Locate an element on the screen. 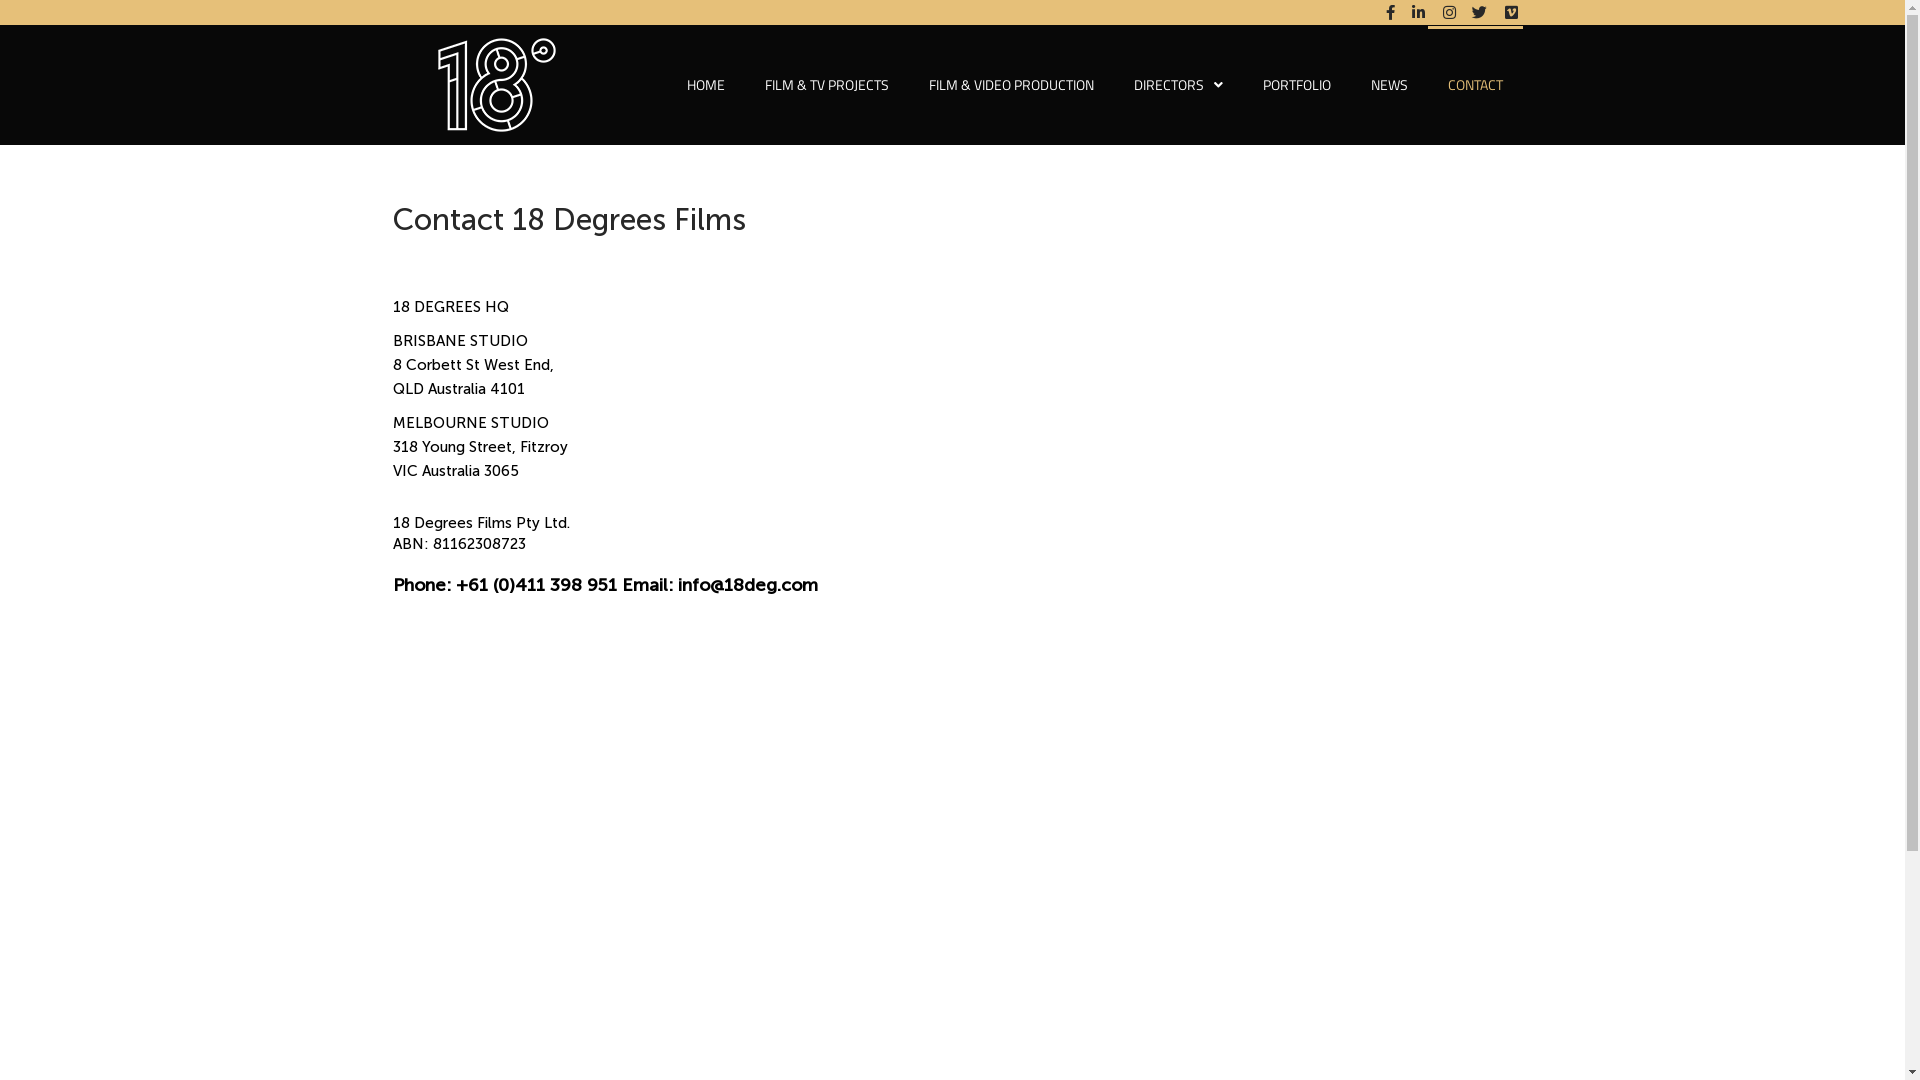  'Phone: +61 (0)411 398 951 Email: info@18deg.com' is located at coordinates (603, 585).